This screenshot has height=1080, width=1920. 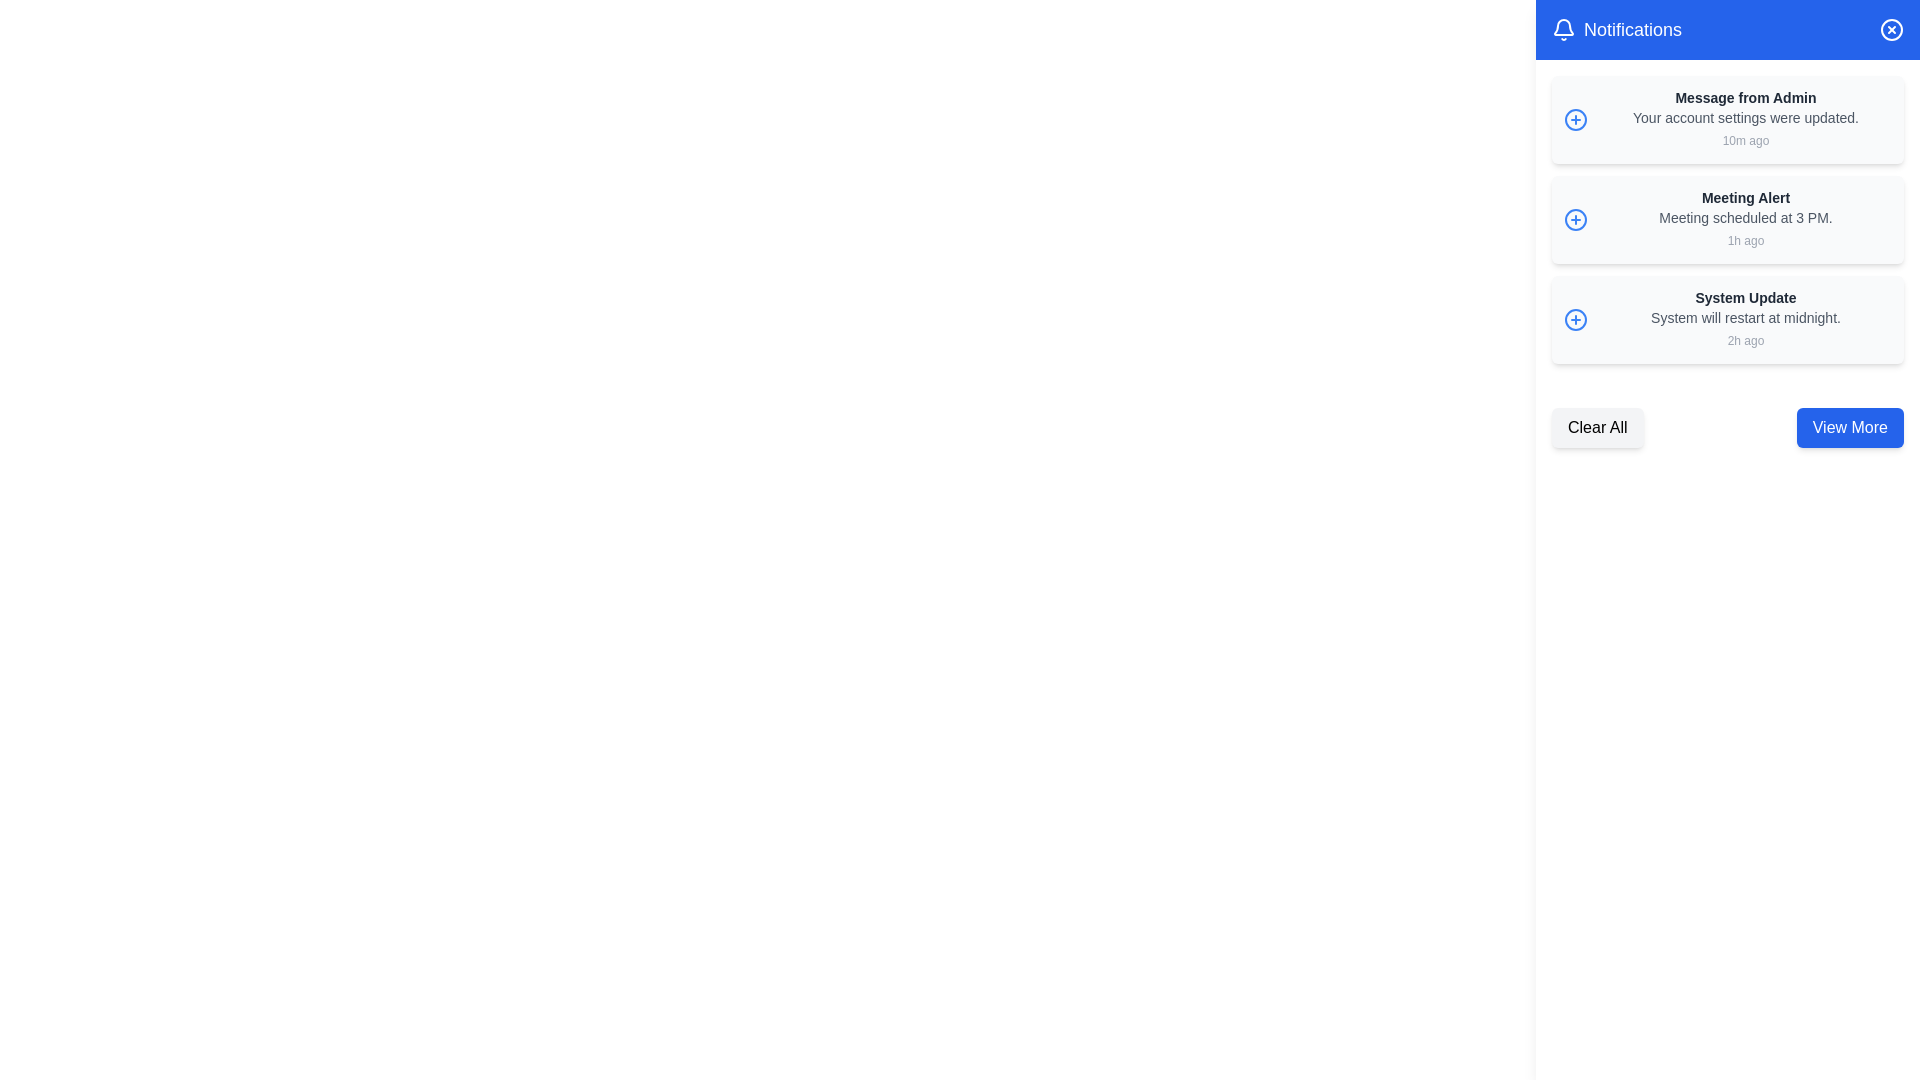 What do you see at coordinates (1574, 319) in the screenshot?
I see `the circular part of the plus icon in the third notification item of the sidebar` at bounding box center [1574, 319].